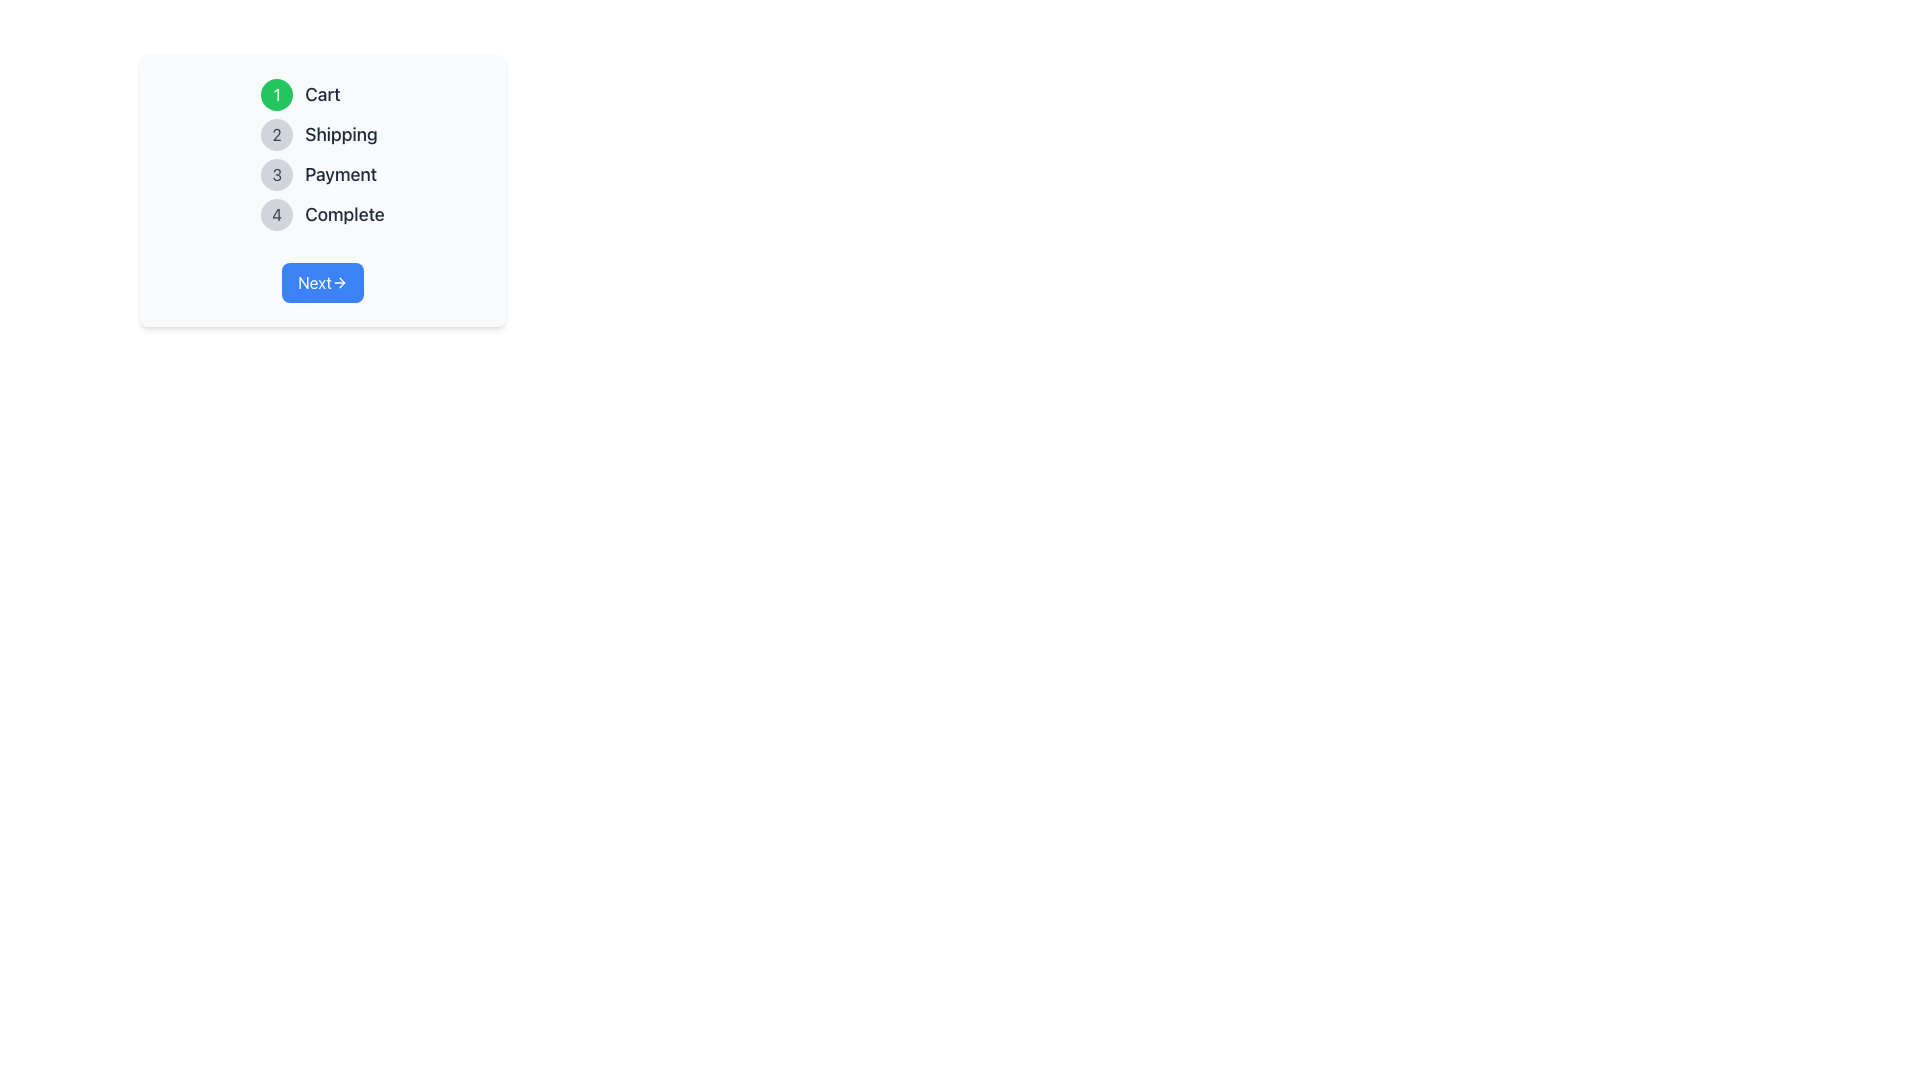  I want to click on the green circular badge with the white number '1' at its center, located in the top-left corner of the sequential navigation step component, so click(276, 95).